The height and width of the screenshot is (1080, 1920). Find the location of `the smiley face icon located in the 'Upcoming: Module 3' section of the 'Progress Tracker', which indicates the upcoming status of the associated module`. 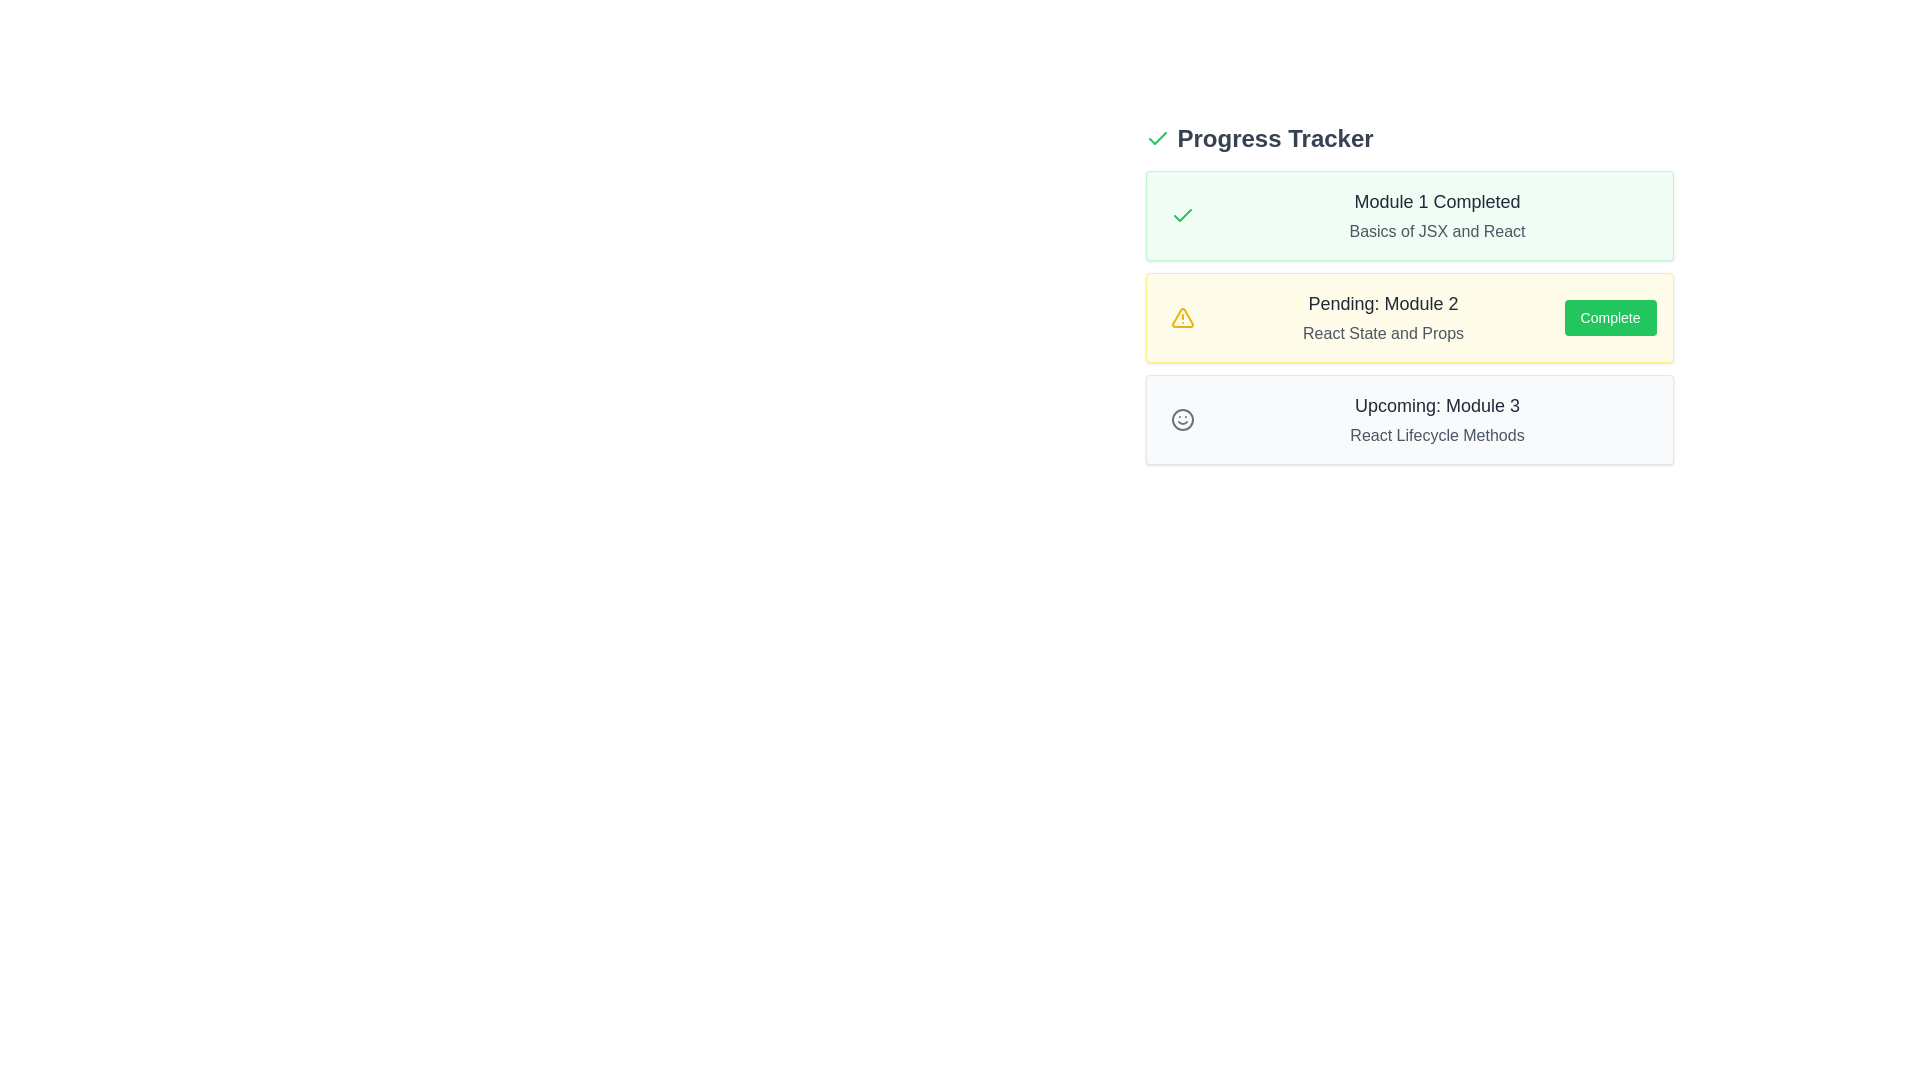

the smiley face icon located in the 'Upcoming: Module 3' section of the 'Progress Tracker', which indicates the upcoming status of the associated module is located at coordinates (1182, 419).